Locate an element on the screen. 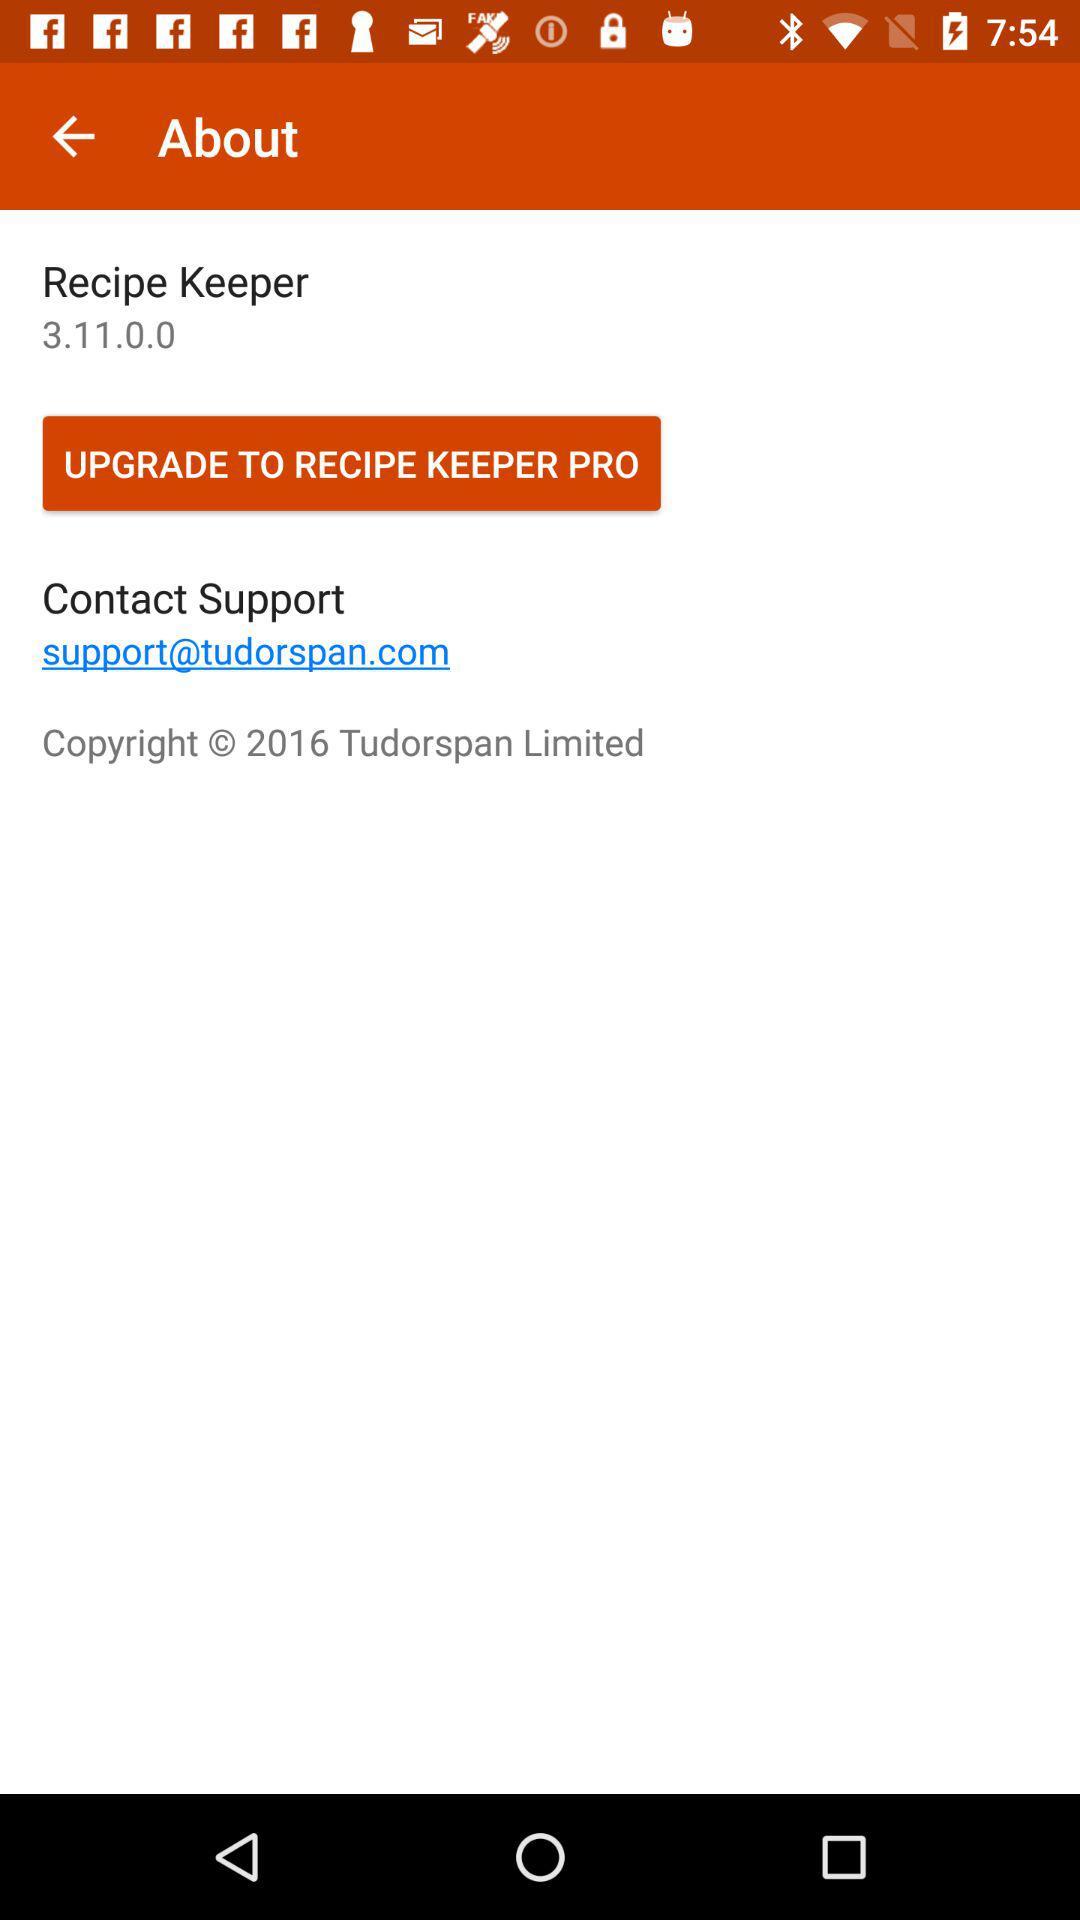 Image resolution: width=1080 pixels, height=1920 pixels. the icon next to about item is located at coordinates (72, 135).